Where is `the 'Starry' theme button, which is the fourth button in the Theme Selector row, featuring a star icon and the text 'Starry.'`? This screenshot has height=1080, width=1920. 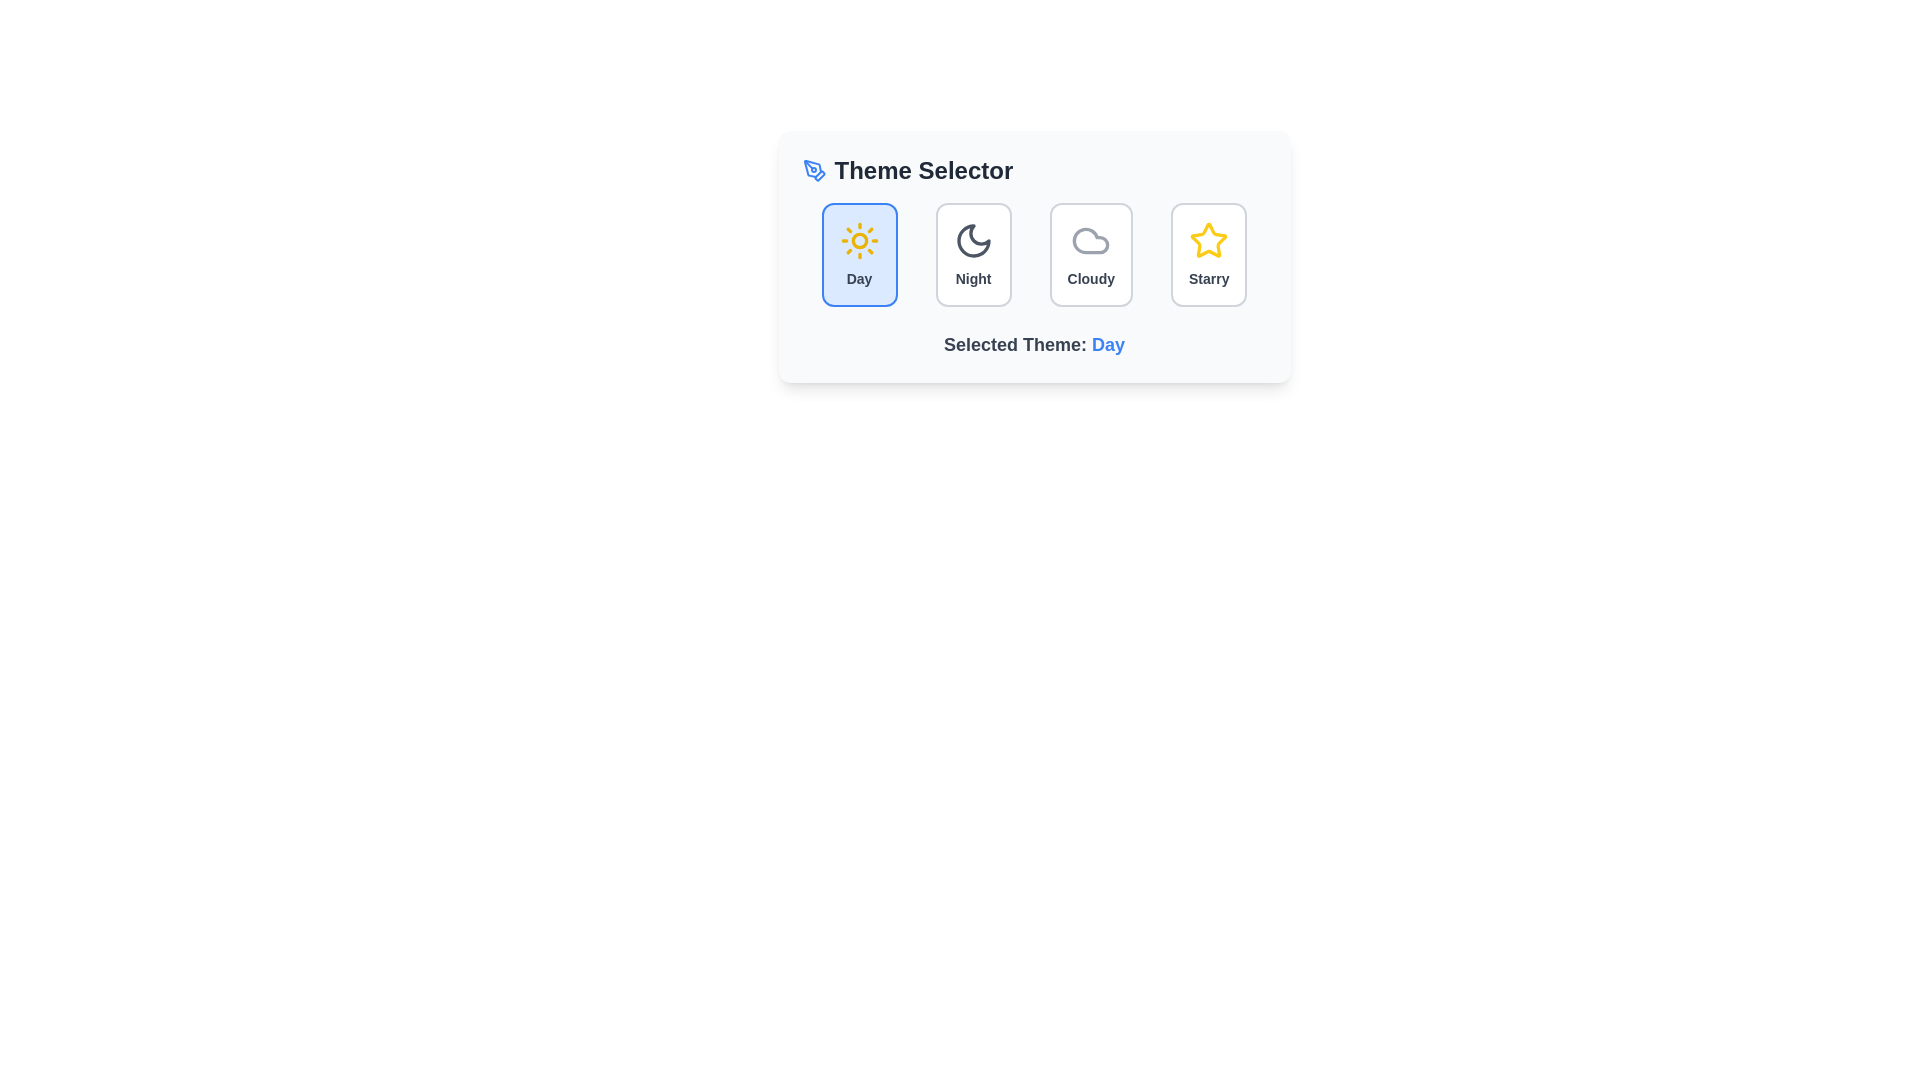 the 'Starry' theme button, which is the fourth button in the Theme Selector row, featuring a star icon and the text 'Starry.' is located at coordinates (1208, 253).